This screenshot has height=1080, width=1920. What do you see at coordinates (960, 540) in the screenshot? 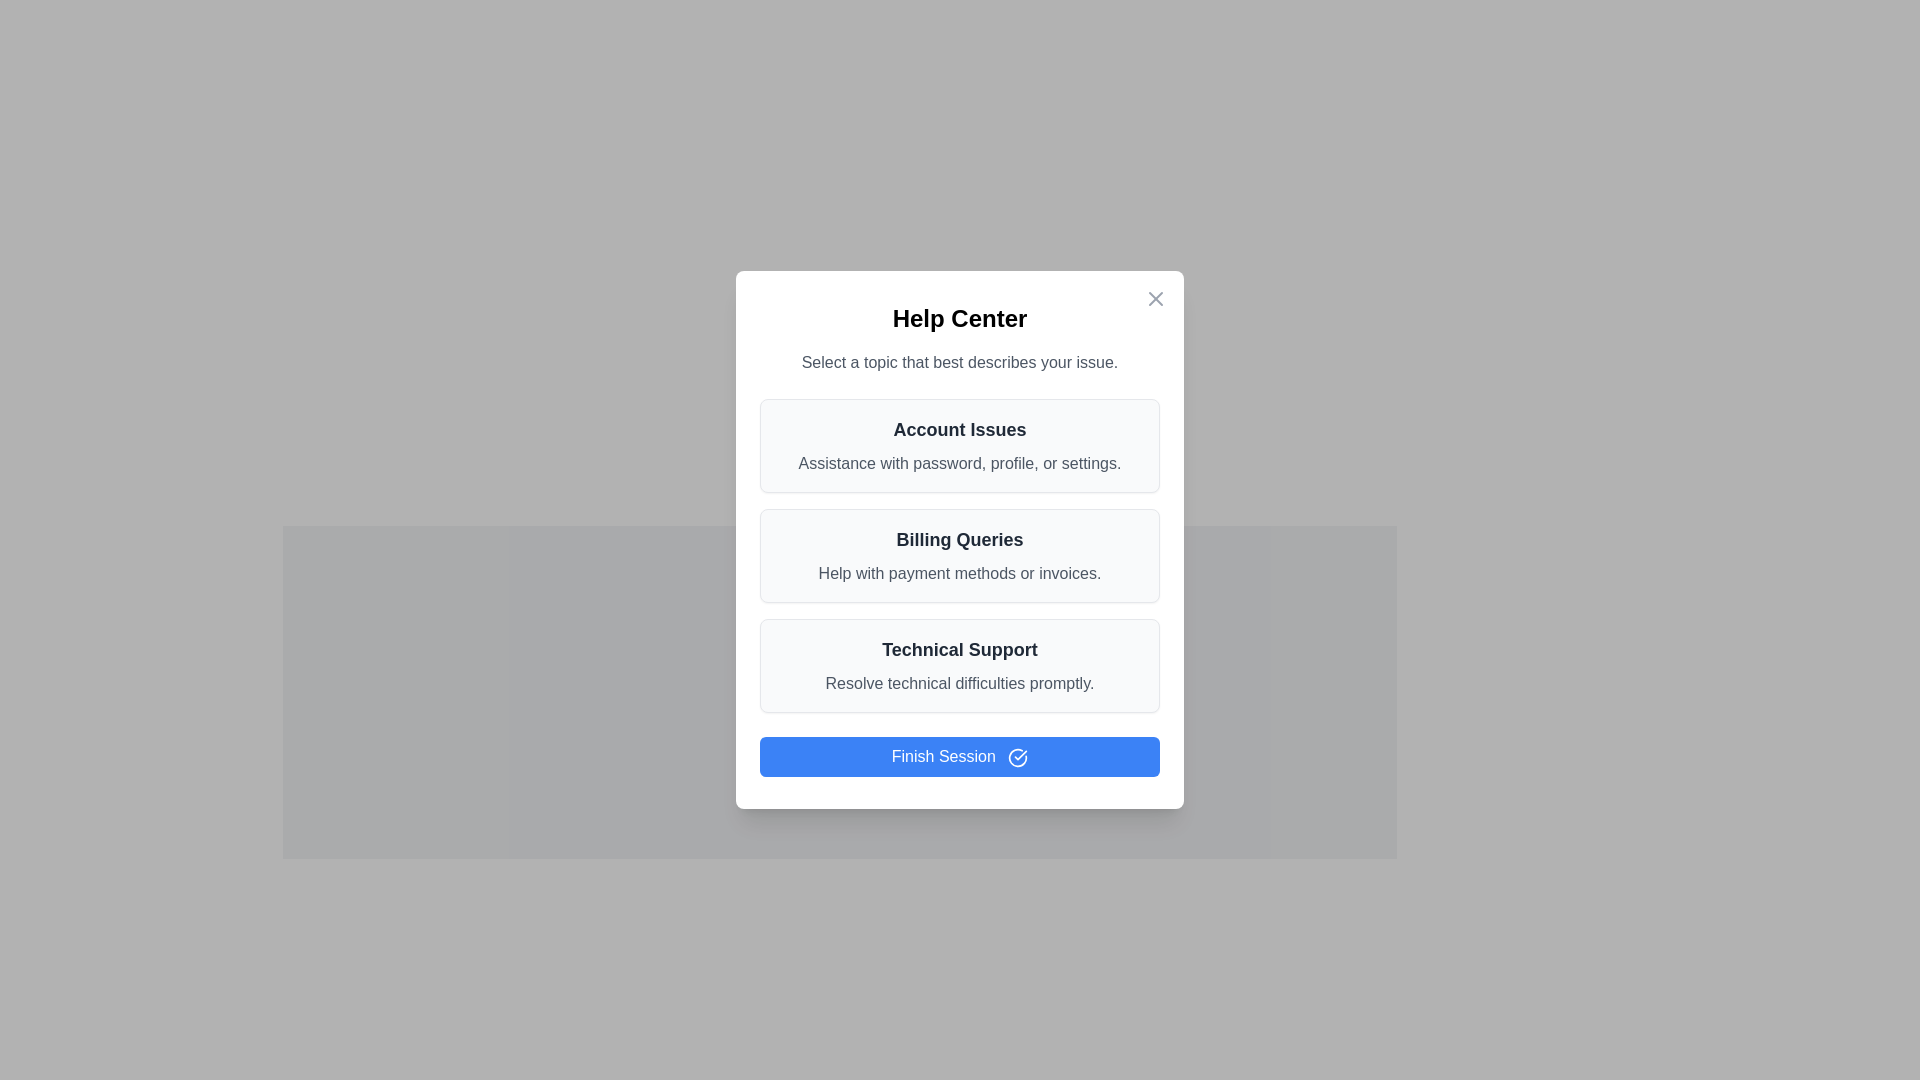
I see `the 'Finish Session' button in the Help Center modal window to observe any hover effects` at bounding box center [960, 540].